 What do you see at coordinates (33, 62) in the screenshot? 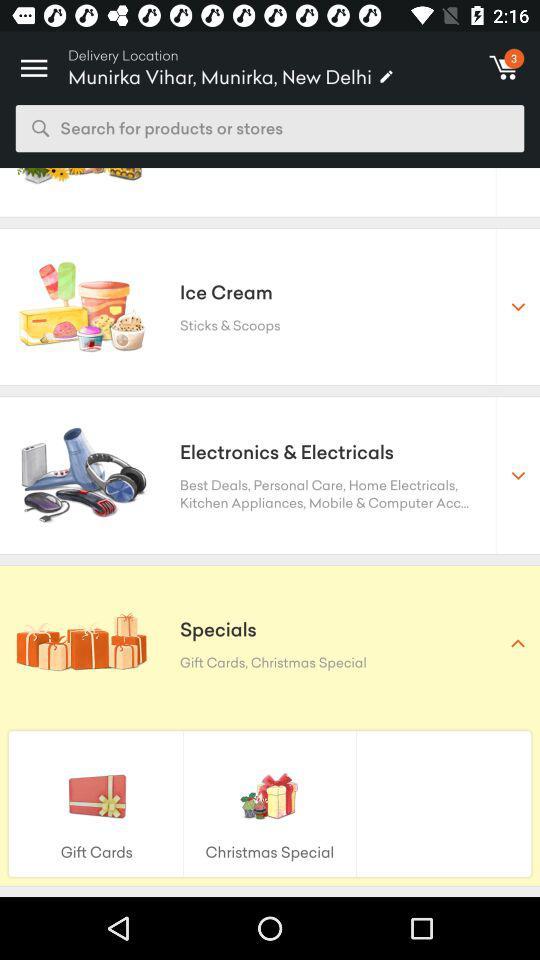
I see `icon next to the delivery location icon` at bounding box center [33, 62].